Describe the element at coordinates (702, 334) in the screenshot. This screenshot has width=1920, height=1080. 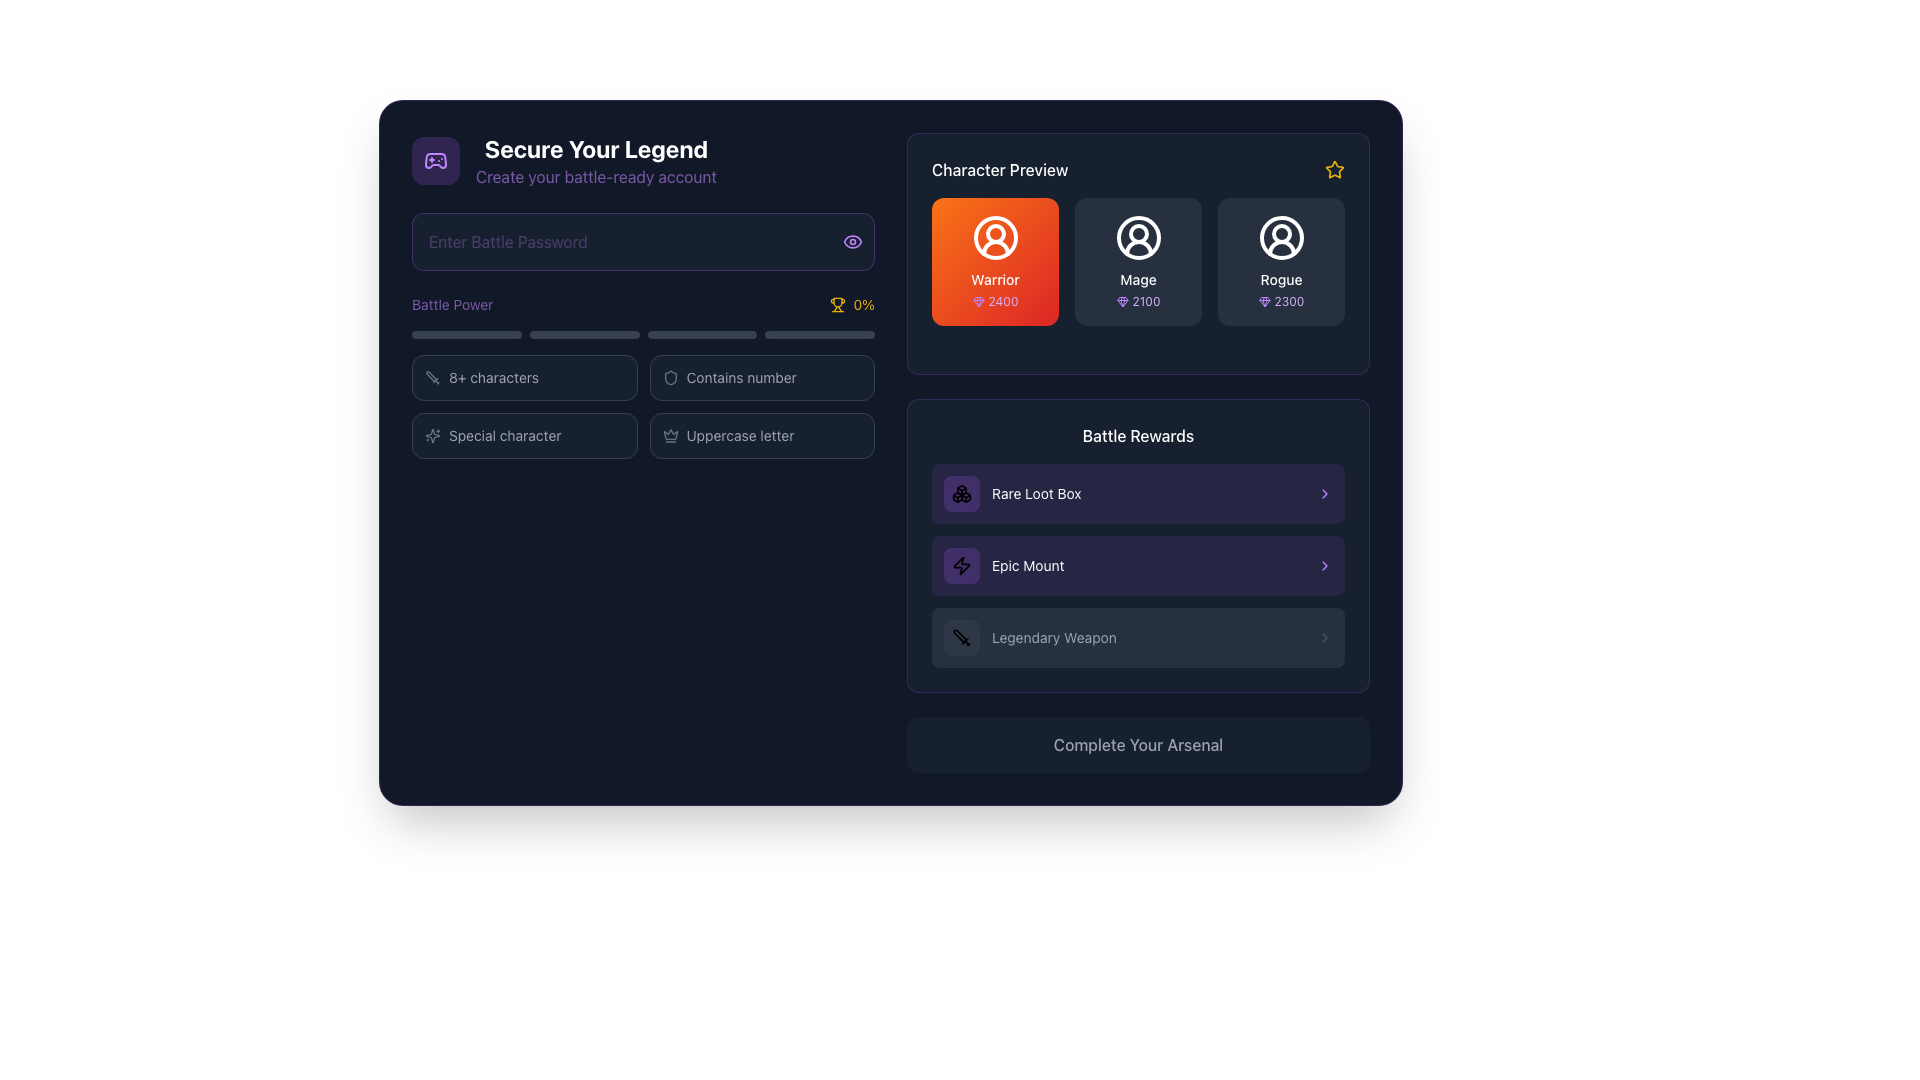
I see `the third progress indicator bar located below the 'Battle Power' label on the left side of the interface` at that location.